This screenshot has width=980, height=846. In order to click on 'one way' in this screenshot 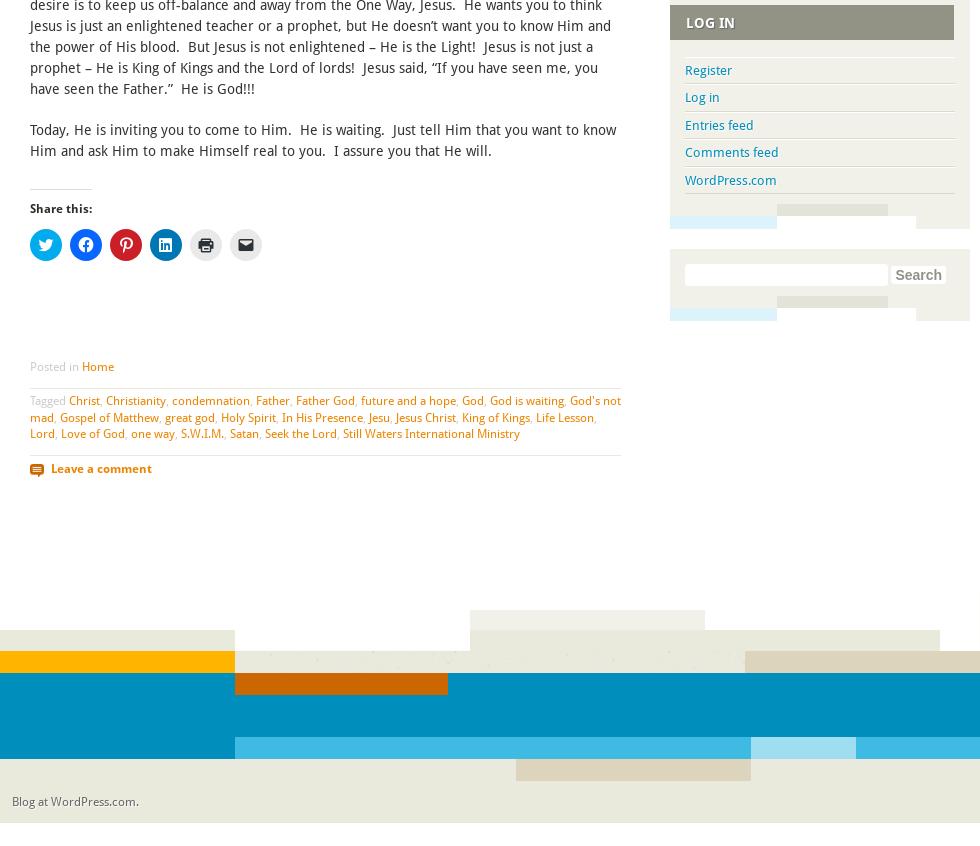, I will do `click(152, 432)`.